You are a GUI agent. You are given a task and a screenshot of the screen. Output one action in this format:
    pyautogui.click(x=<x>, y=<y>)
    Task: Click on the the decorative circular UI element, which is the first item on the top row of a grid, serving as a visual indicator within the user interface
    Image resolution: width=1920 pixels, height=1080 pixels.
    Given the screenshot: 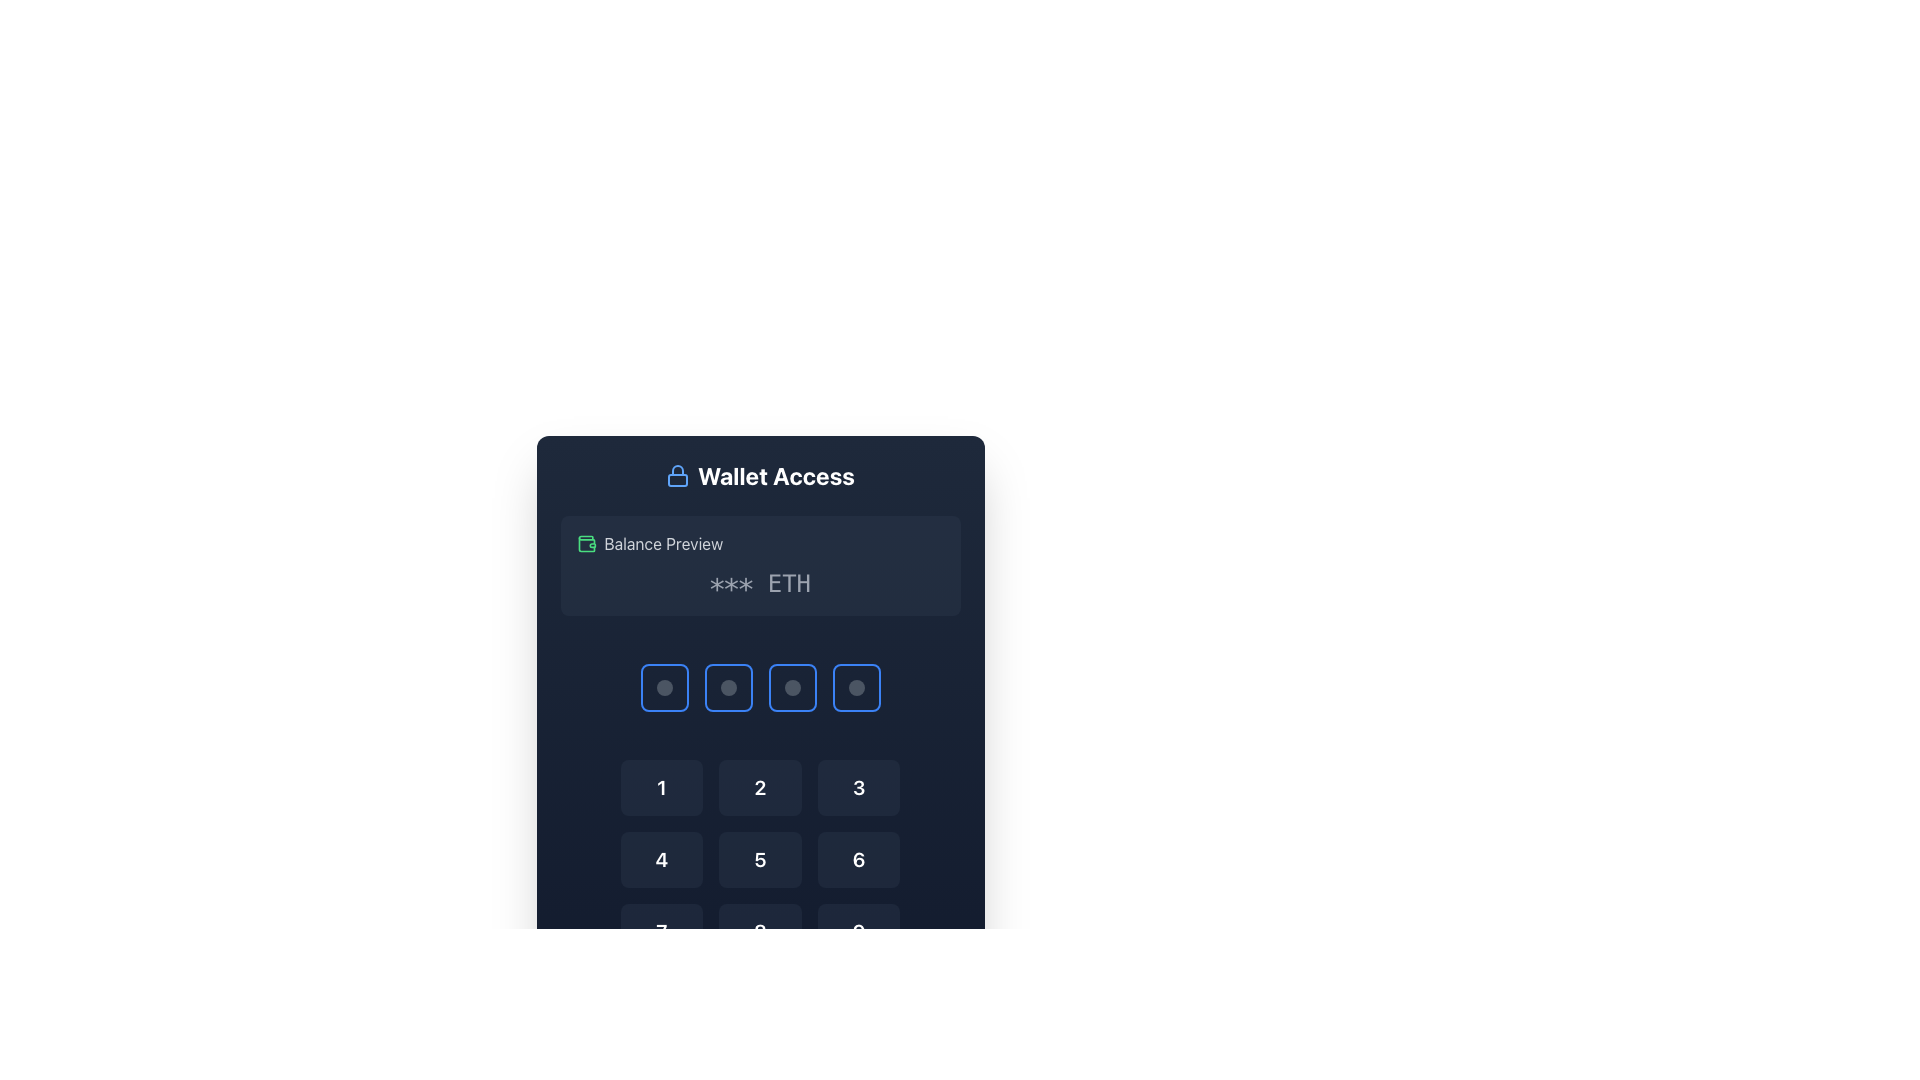 What is the action you would take?
    pyautogui.click(x=664, y=686)
    